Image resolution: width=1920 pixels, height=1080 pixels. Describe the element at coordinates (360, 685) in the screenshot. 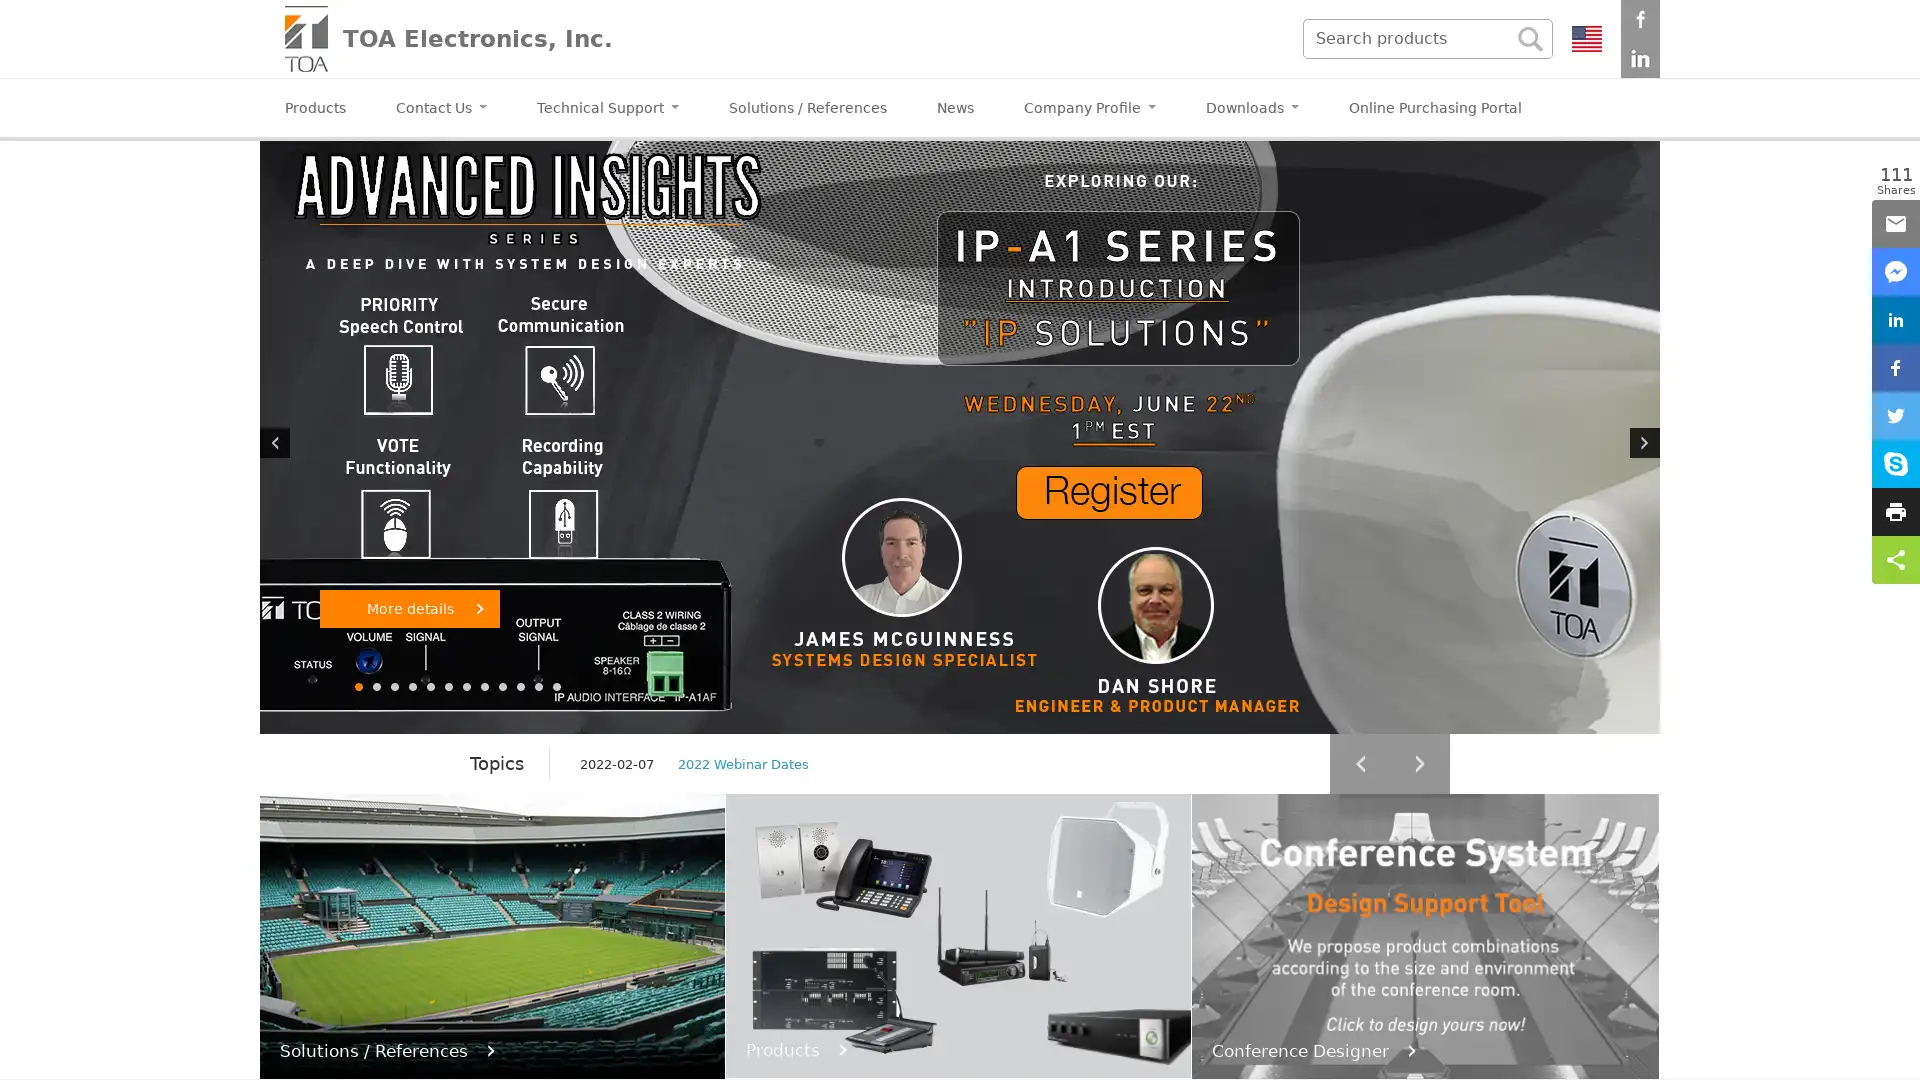

I see `1` at that location.